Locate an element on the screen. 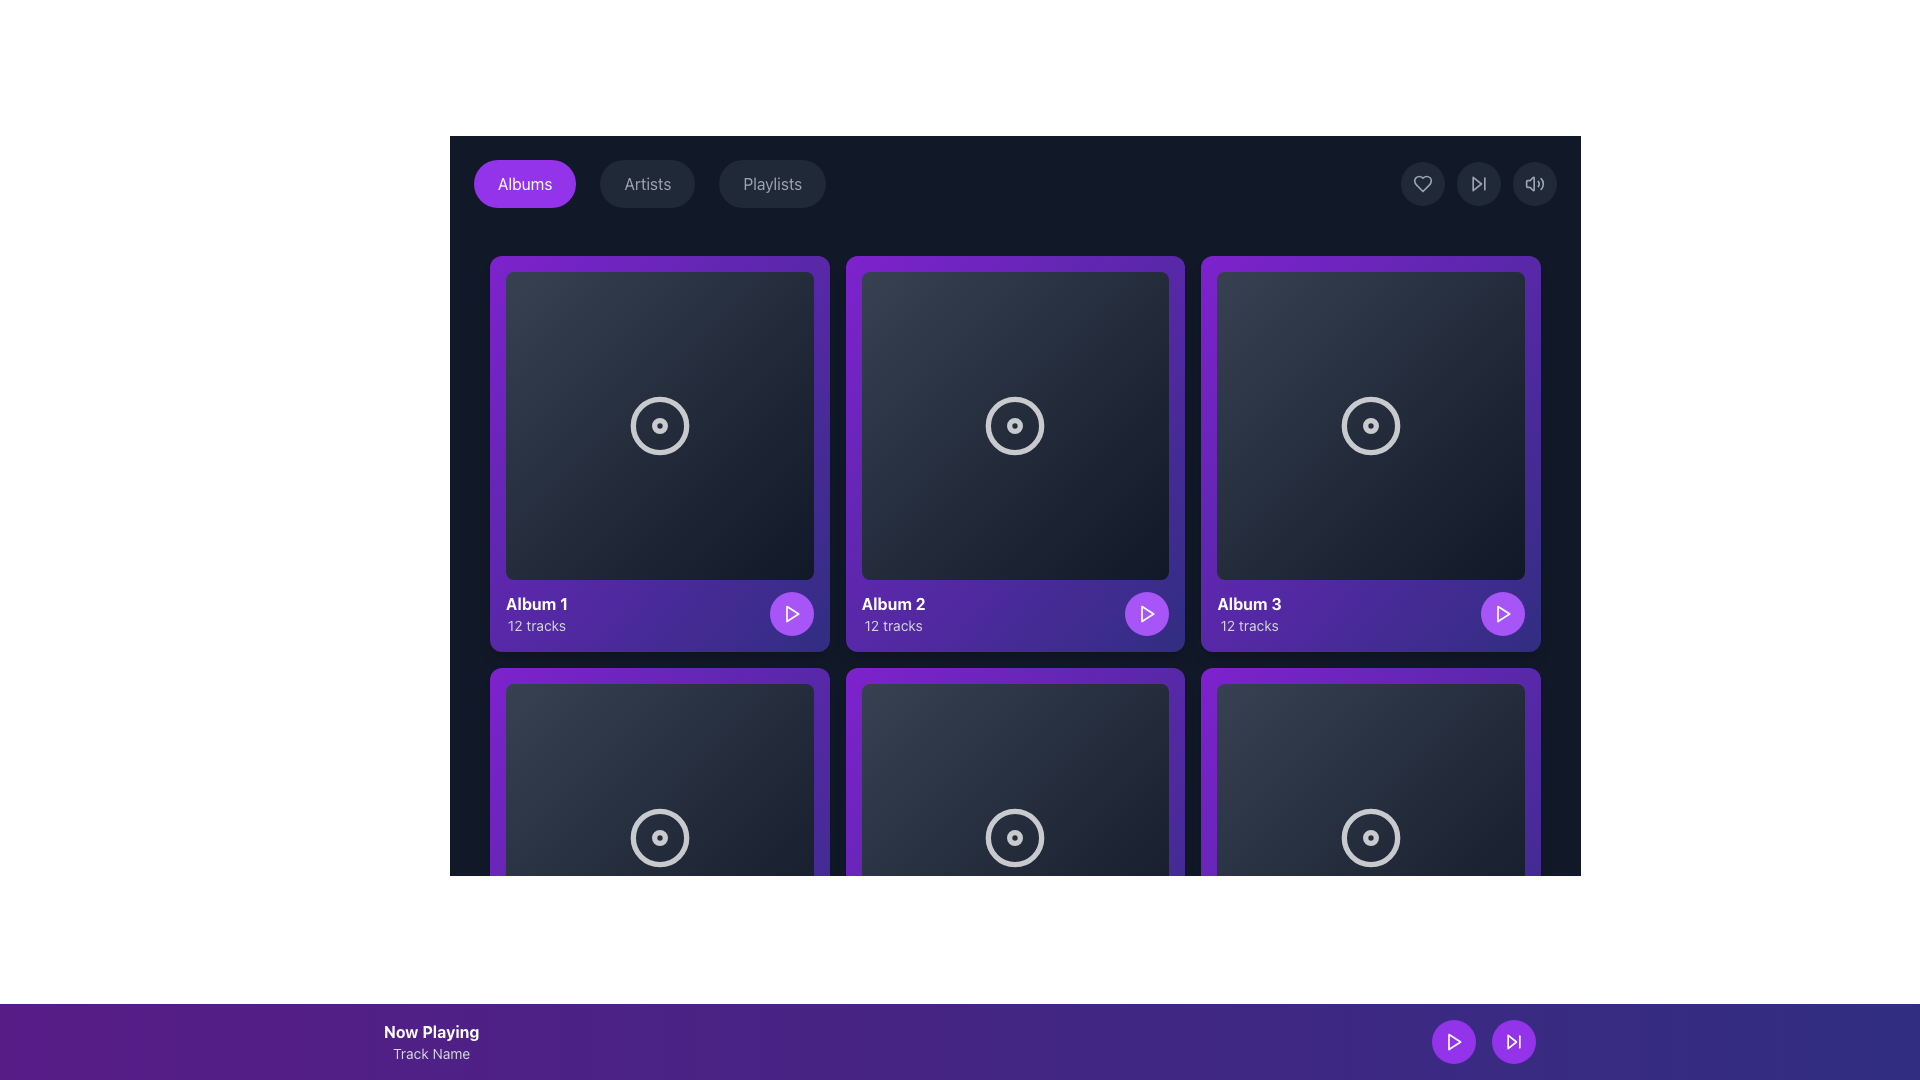 This screenshot has height=1080, width=1920. the square component with rounded corners and a gradient background, located in the third row and second column of the album card labeled 'Album 5 12 tracks' is located at coordinates (1015, 837).